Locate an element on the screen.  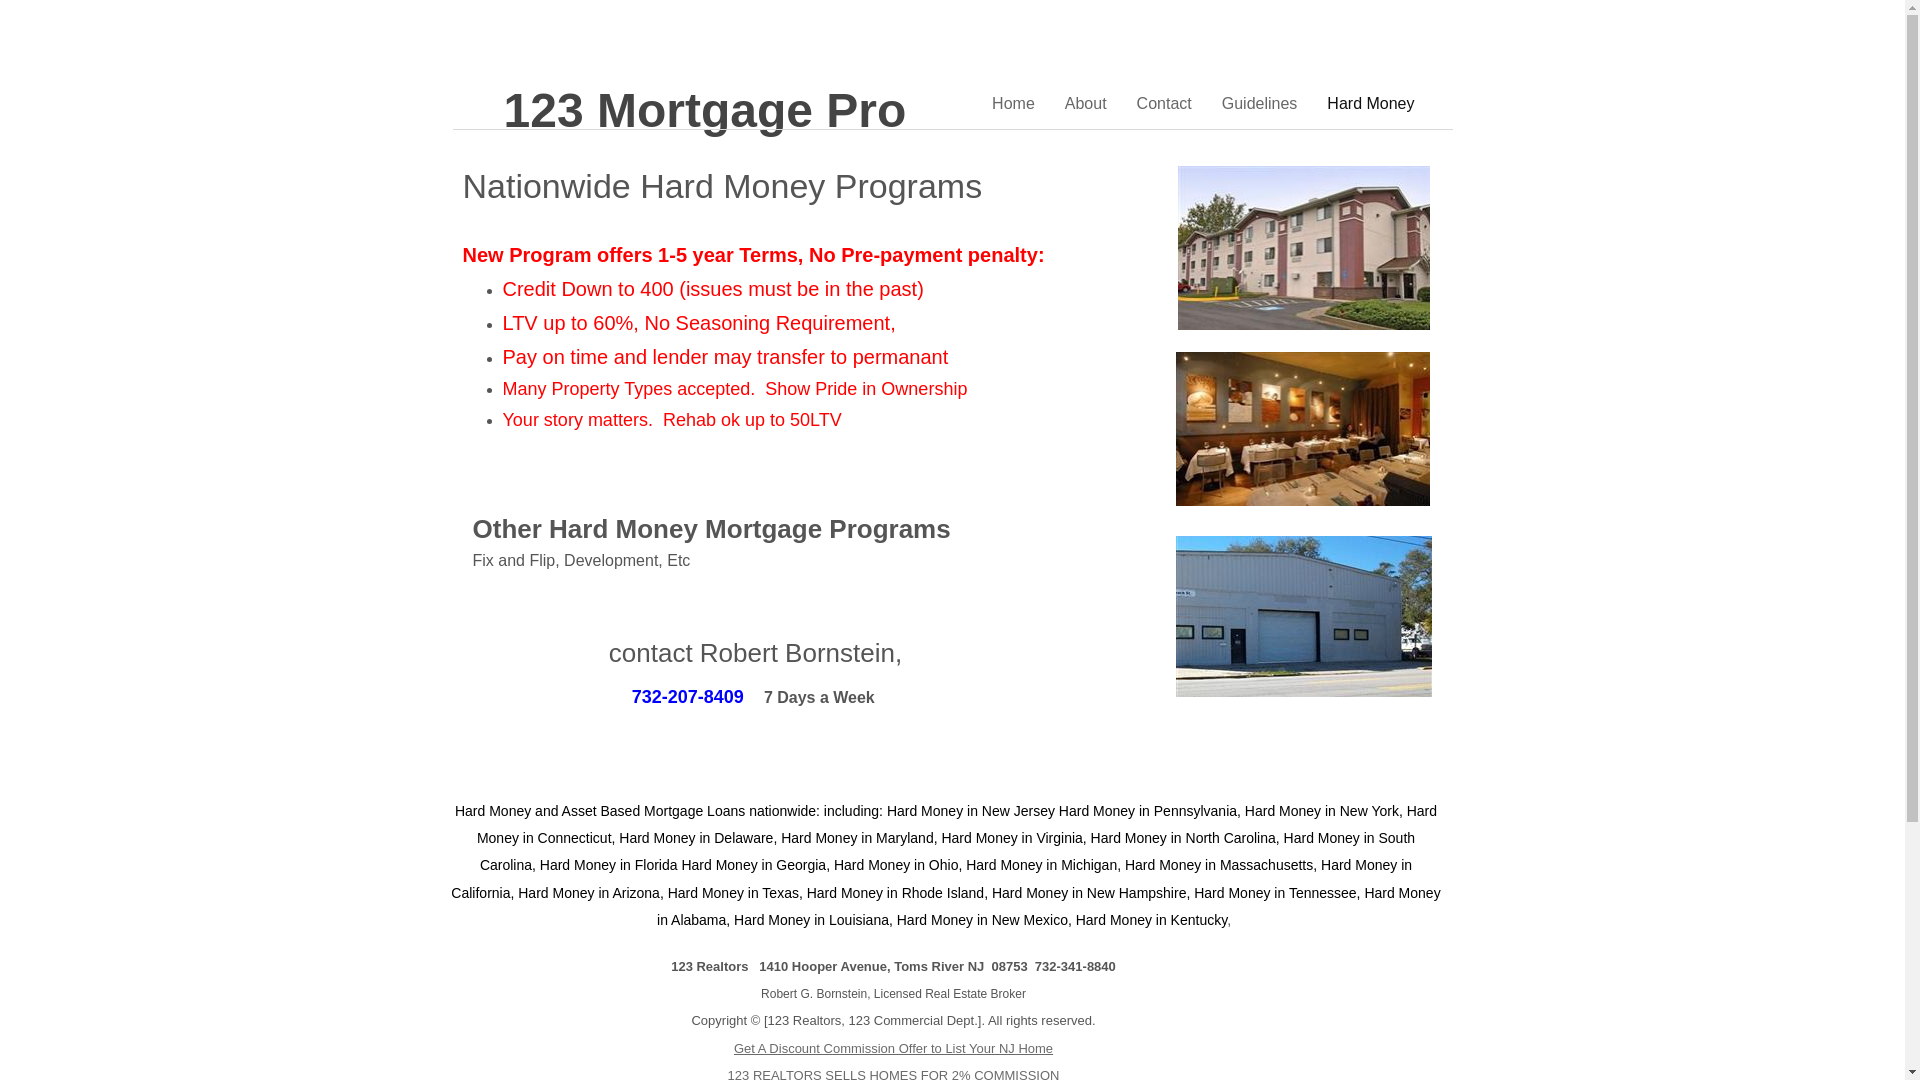
'About' is located at coordinates (1084, 103).